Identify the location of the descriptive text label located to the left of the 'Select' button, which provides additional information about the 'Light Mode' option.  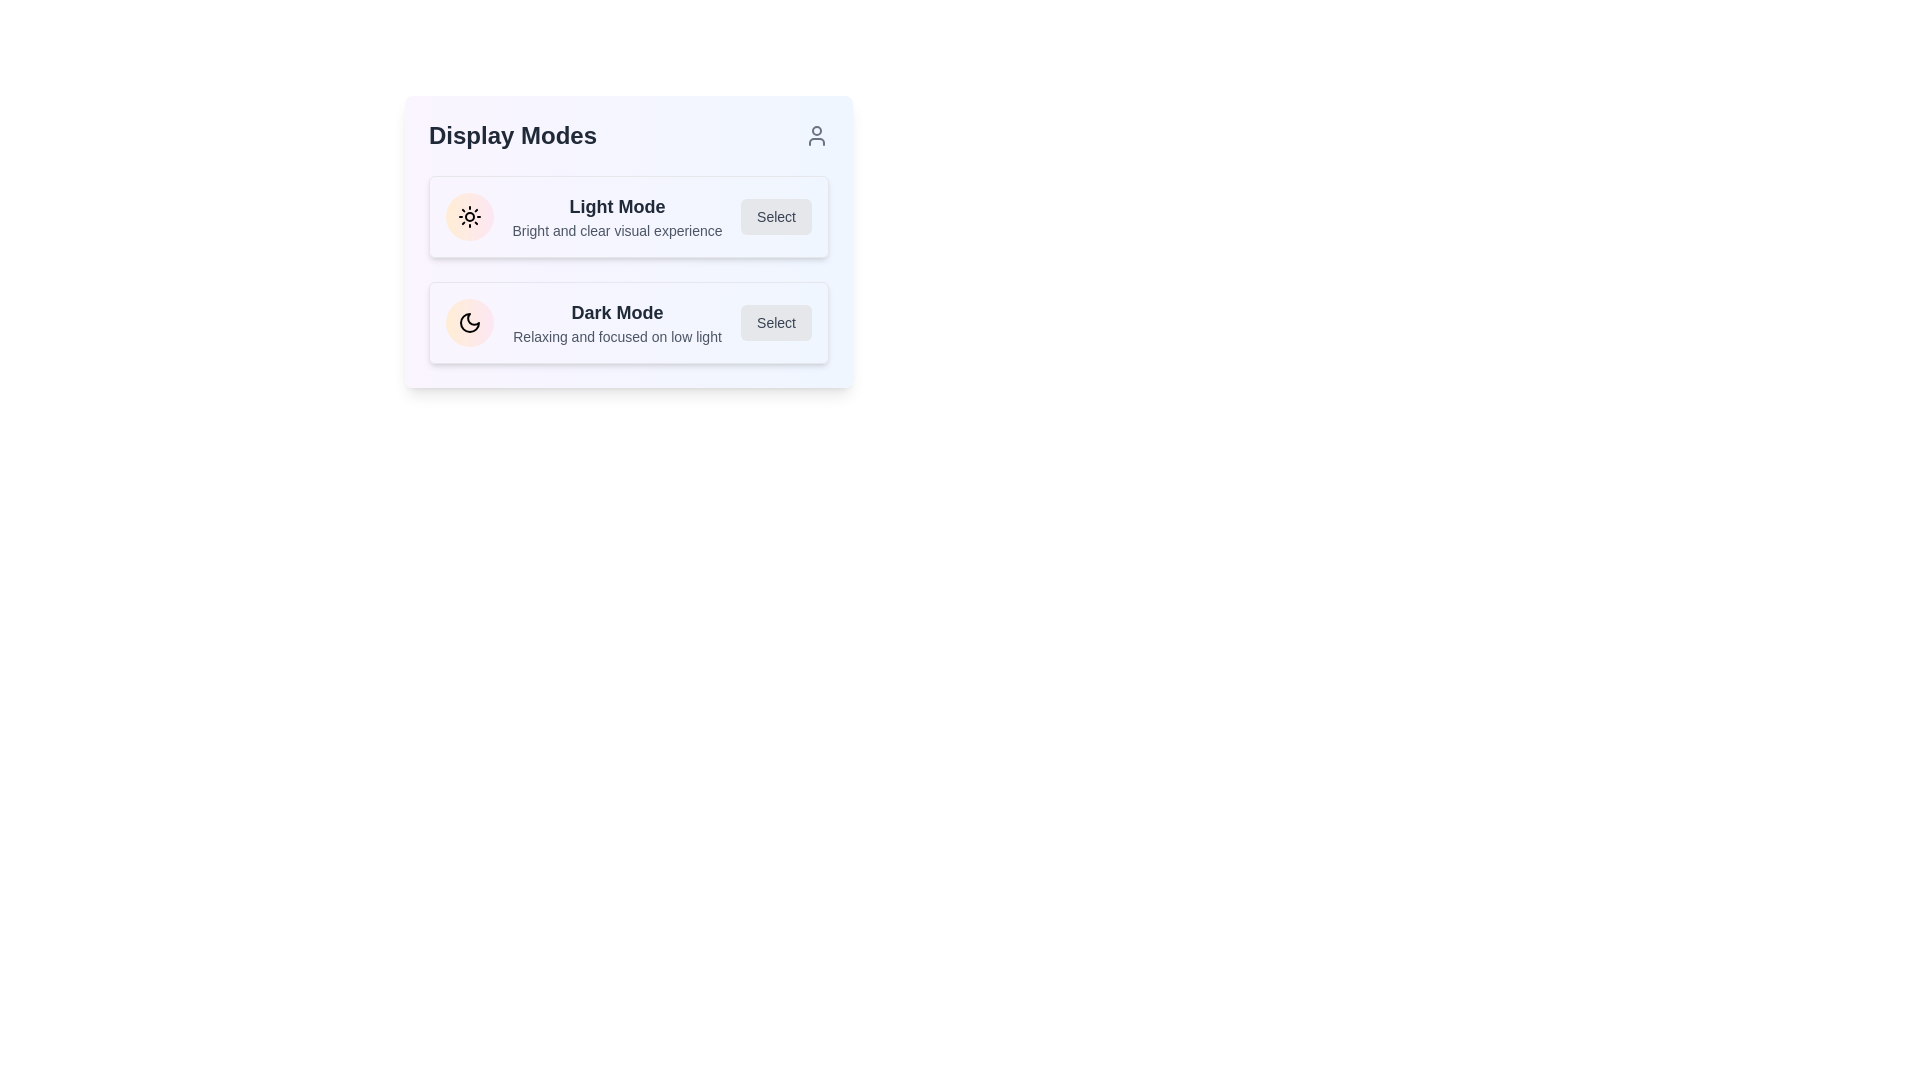
(616, 230).